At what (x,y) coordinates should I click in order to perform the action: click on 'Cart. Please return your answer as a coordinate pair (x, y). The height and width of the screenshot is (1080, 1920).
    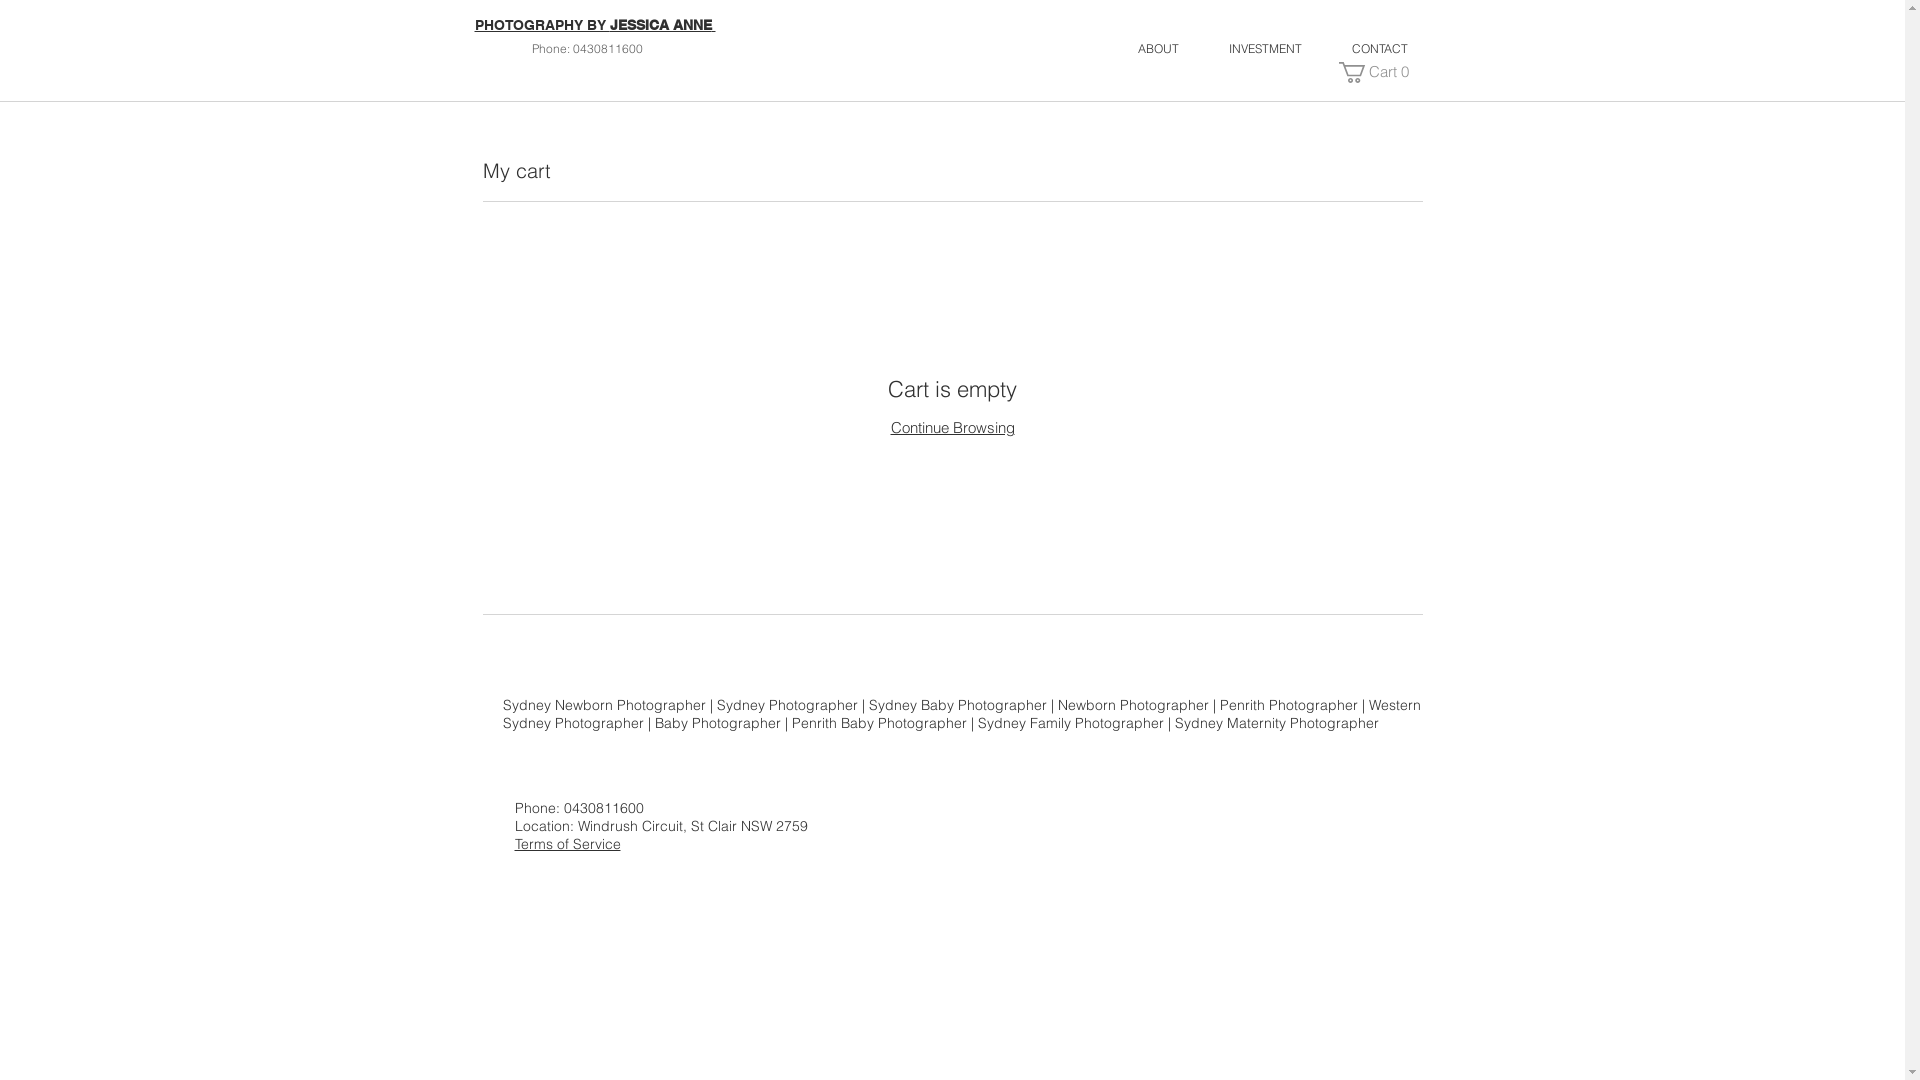
    Looking at the image, I should click on (1376, 71).